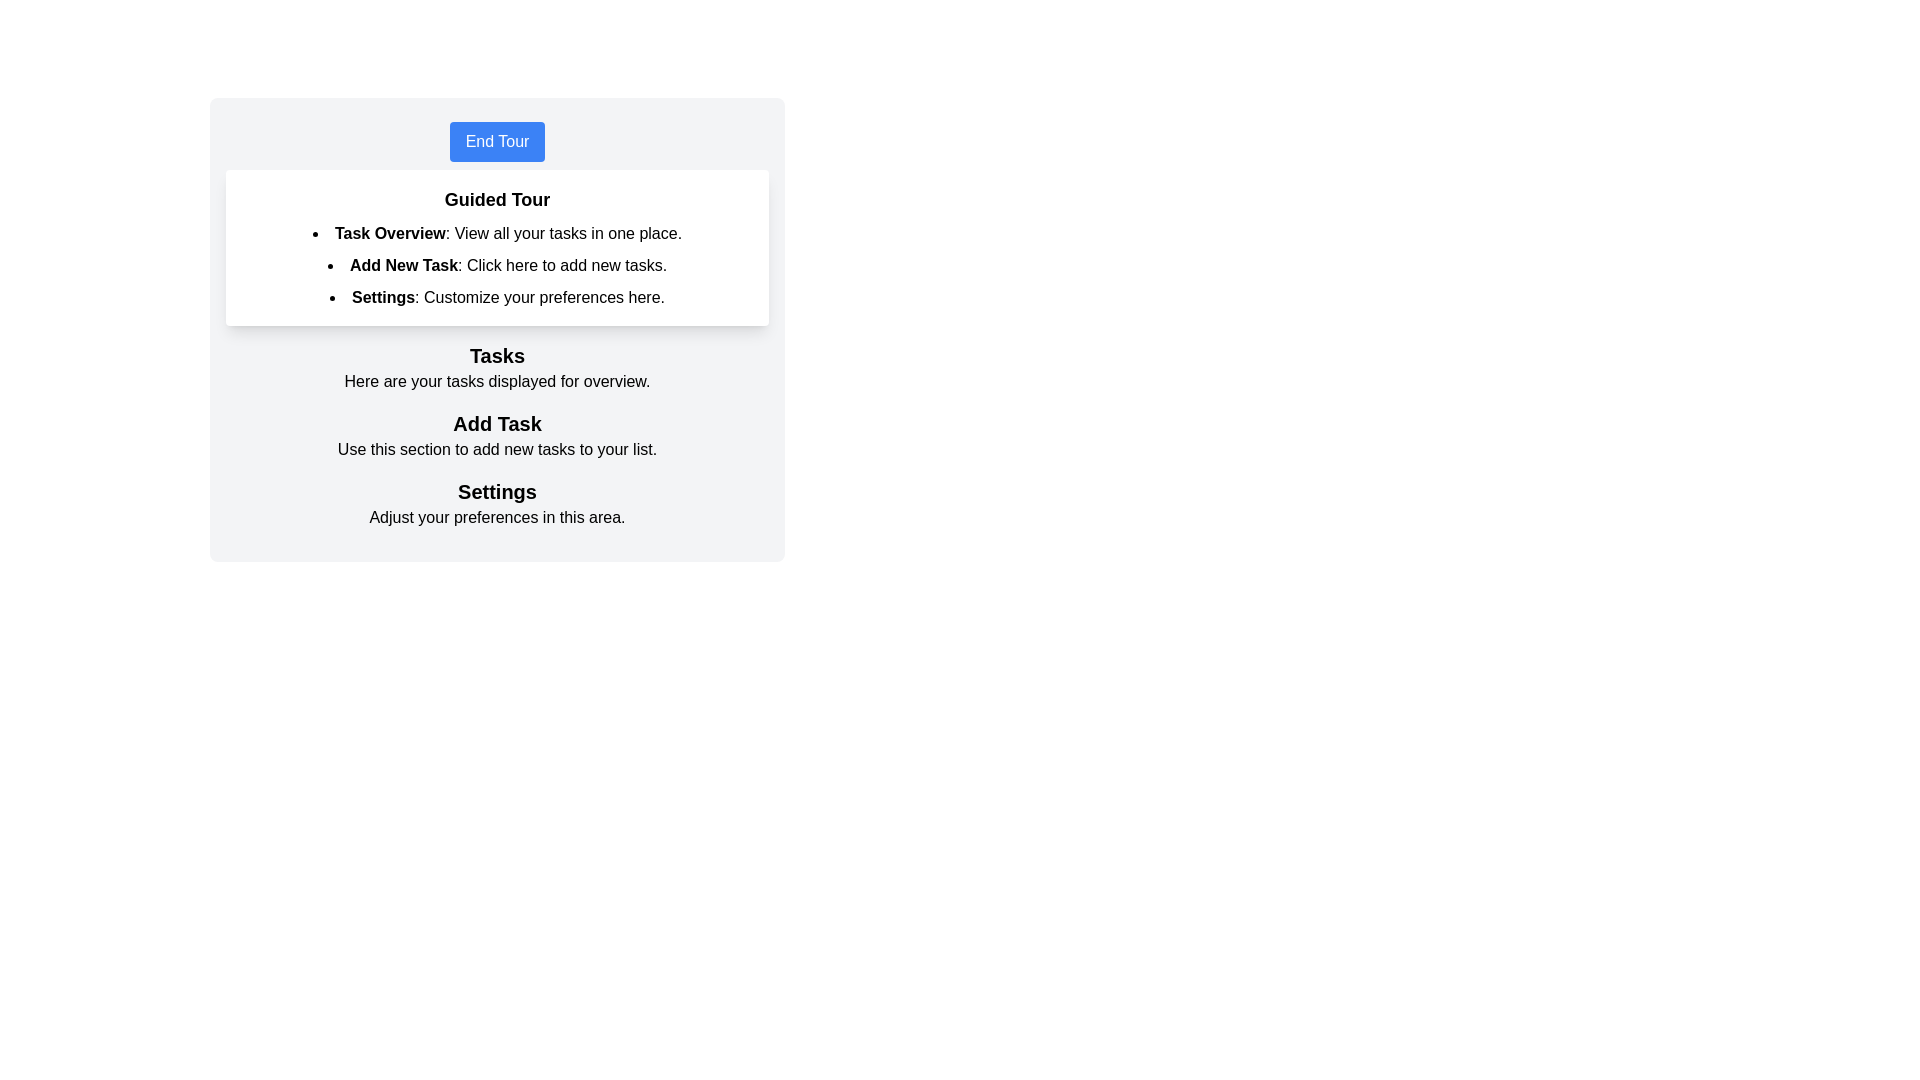  Describe the element at coordinates (497, 516) in the screenshot. I see `the text label that reads 'Adjust your preferences in this area.' which is located directly below the 'Settings' heading in the 'Settings' section` at that location.